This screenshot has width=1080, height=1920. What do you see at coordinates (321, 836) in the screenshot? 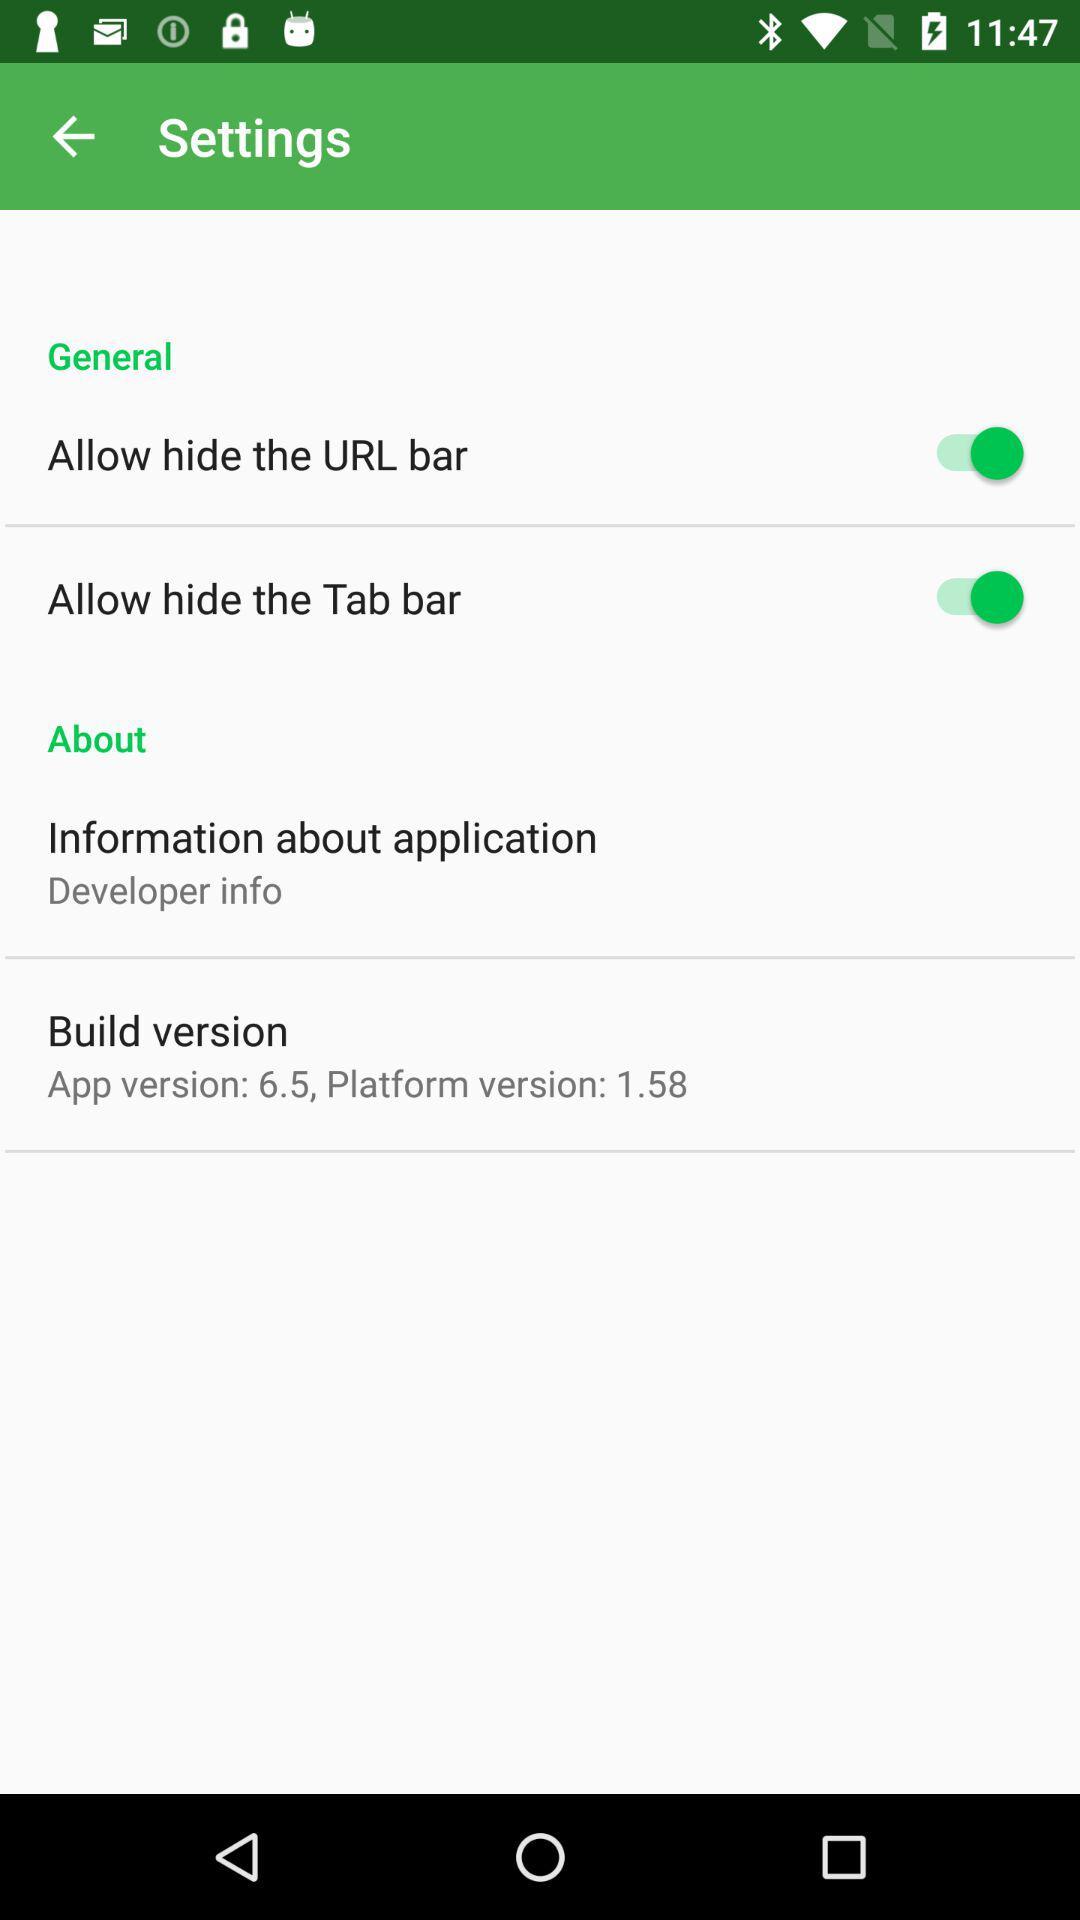
I see `the item below about` at bounding box center [321, 836].